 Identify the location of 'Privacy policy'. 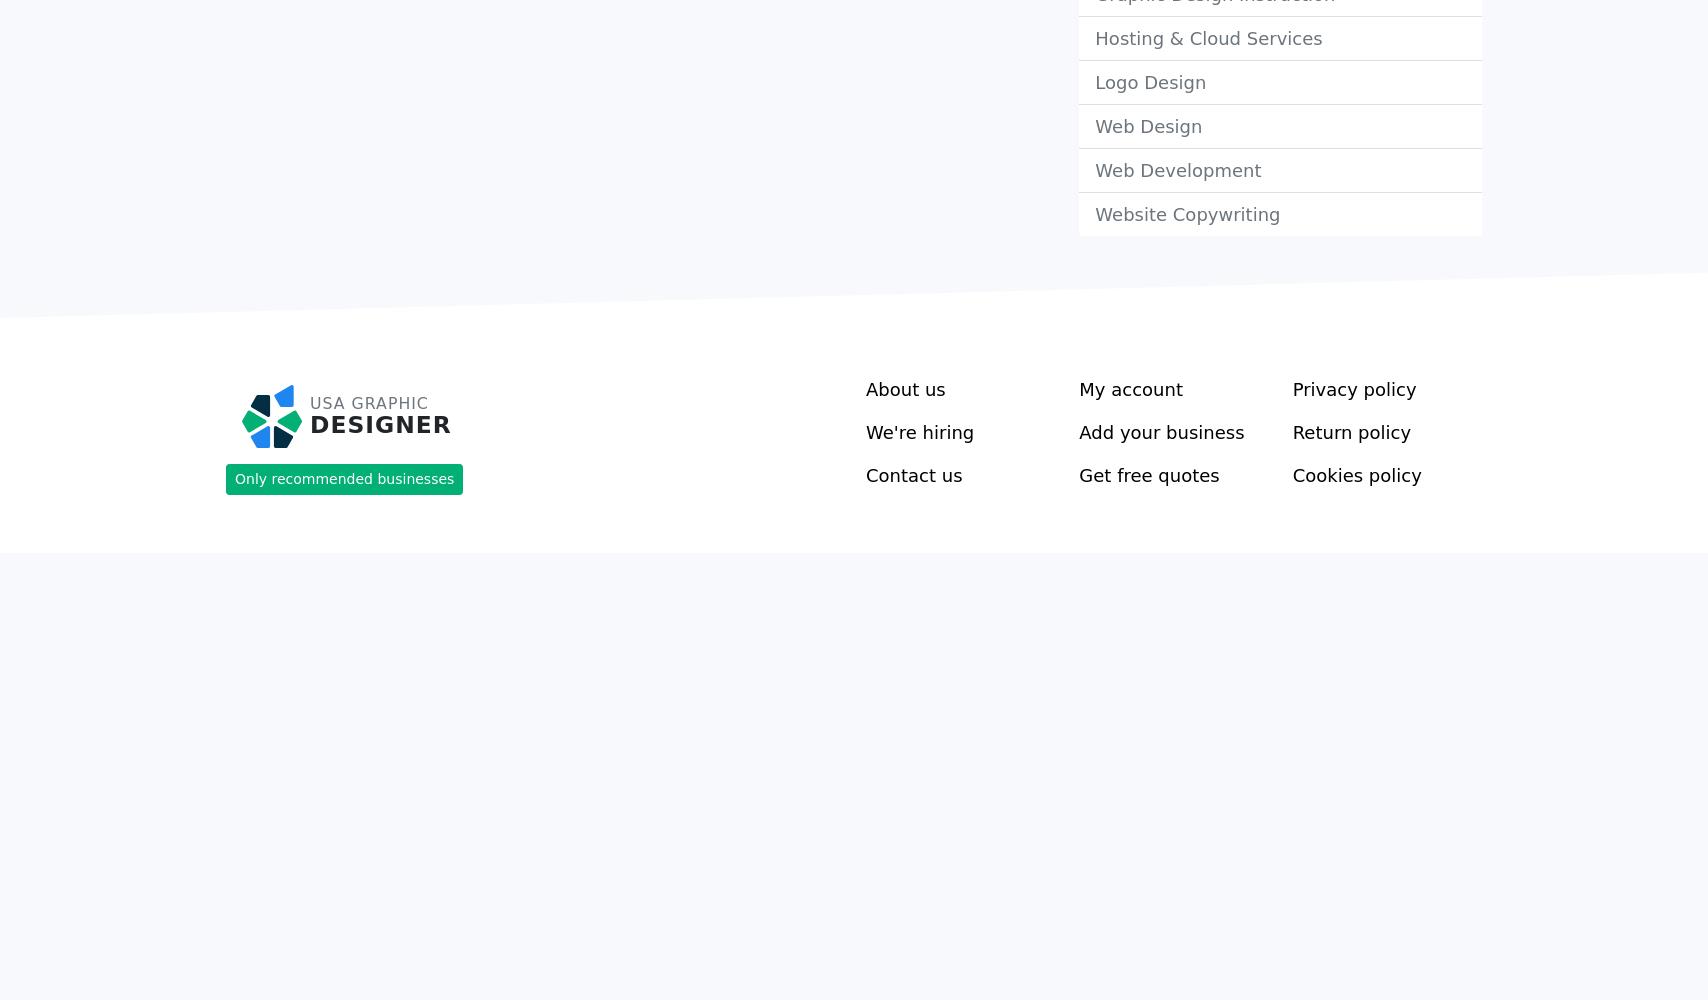
(1353, 388).